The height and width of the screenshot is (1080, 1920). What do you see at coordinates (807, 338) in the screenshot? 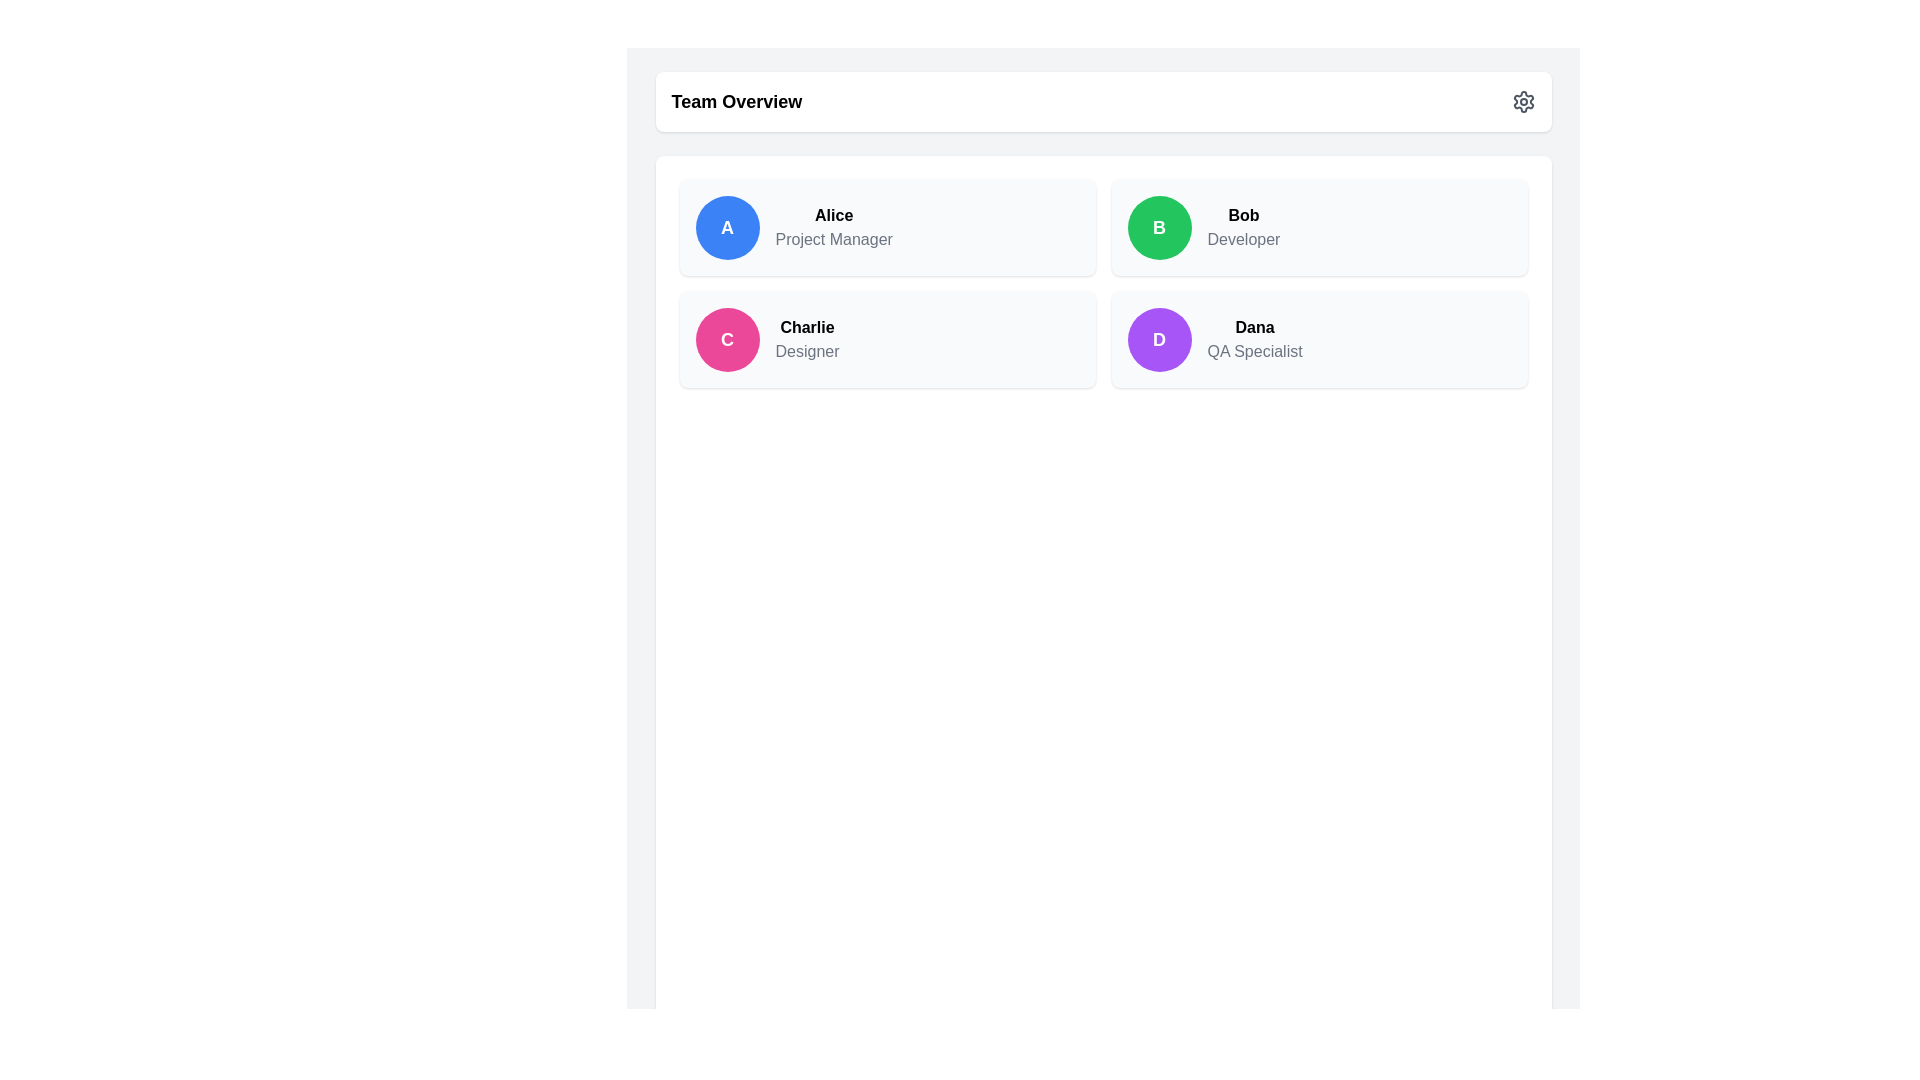
I see `the text display element that shows the name and role of a team member in the lower-left card of the 2x2 grid display in the 'Team Overview' section` at bounding box center [807, 338].